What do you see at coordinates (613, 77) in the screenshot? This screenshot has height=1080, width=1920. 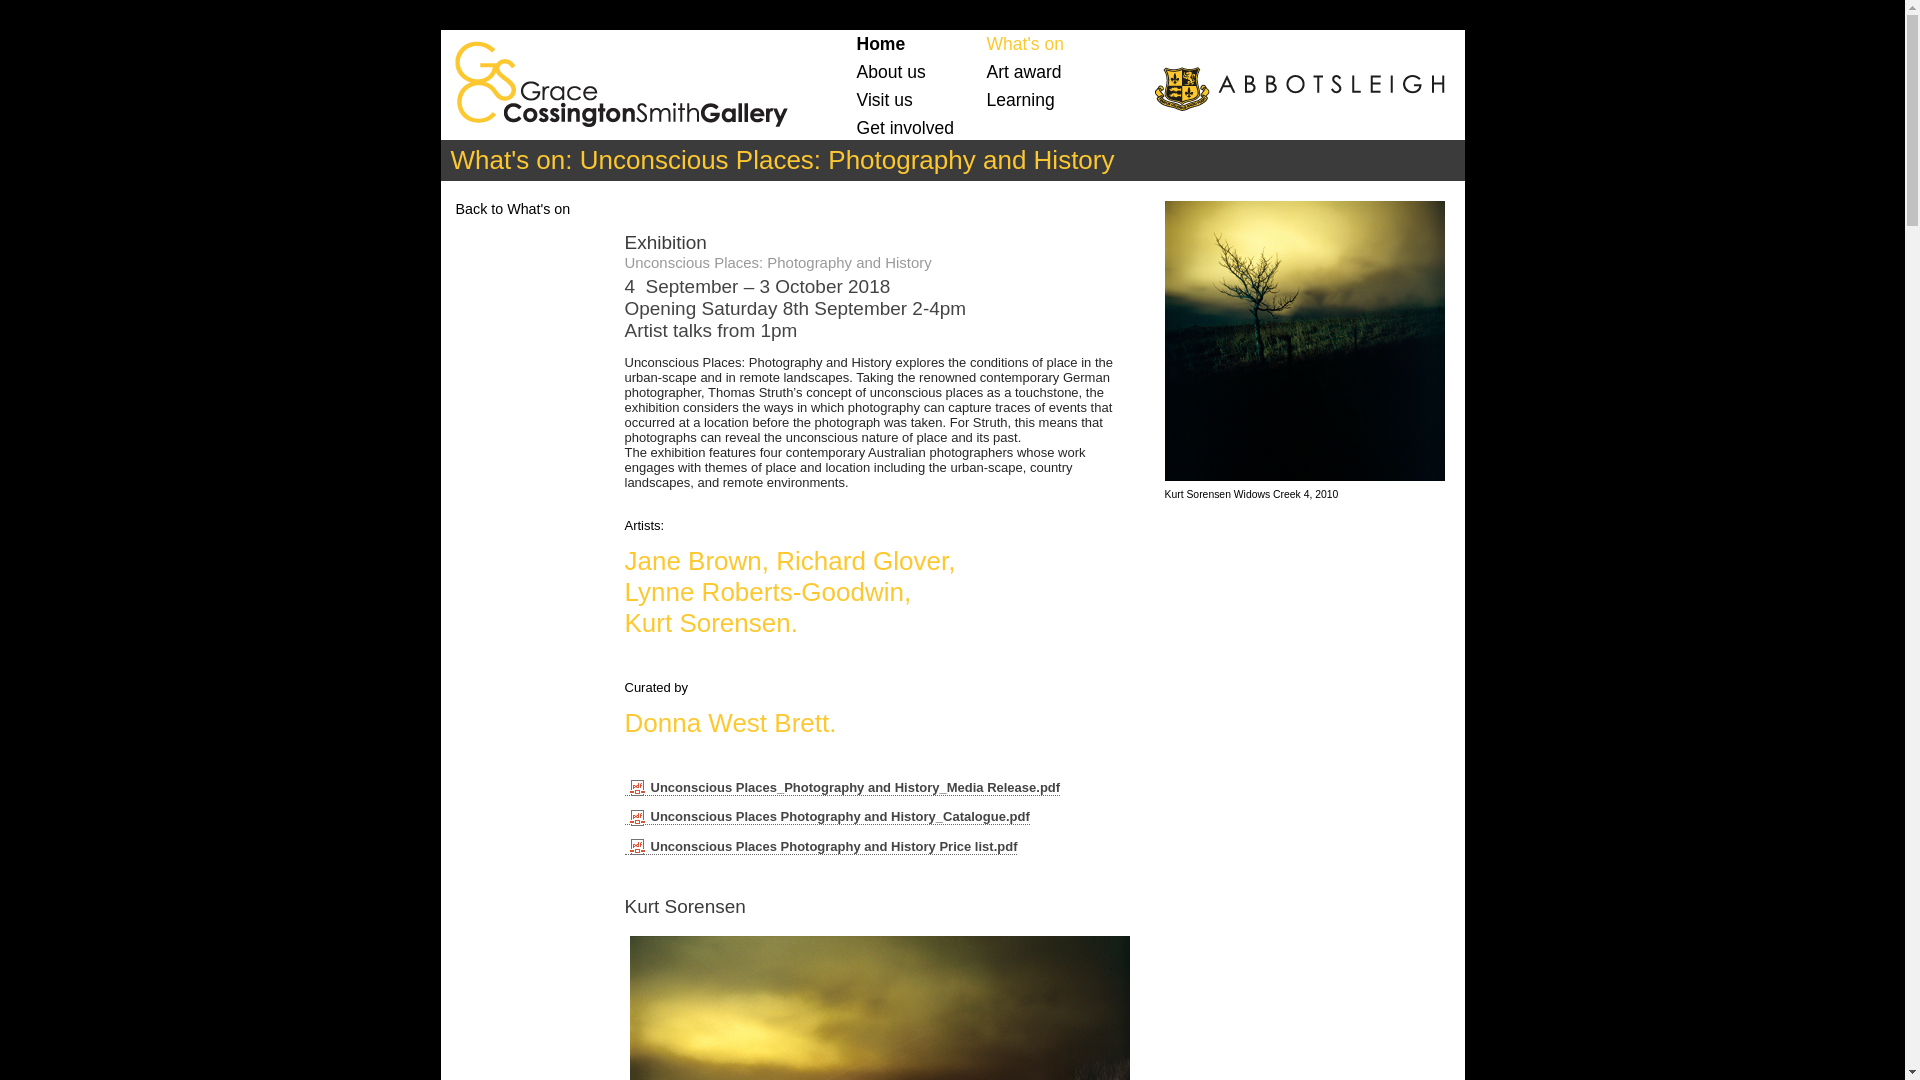 I see `'Return to the homepage'` at bounding box center [613, 77].